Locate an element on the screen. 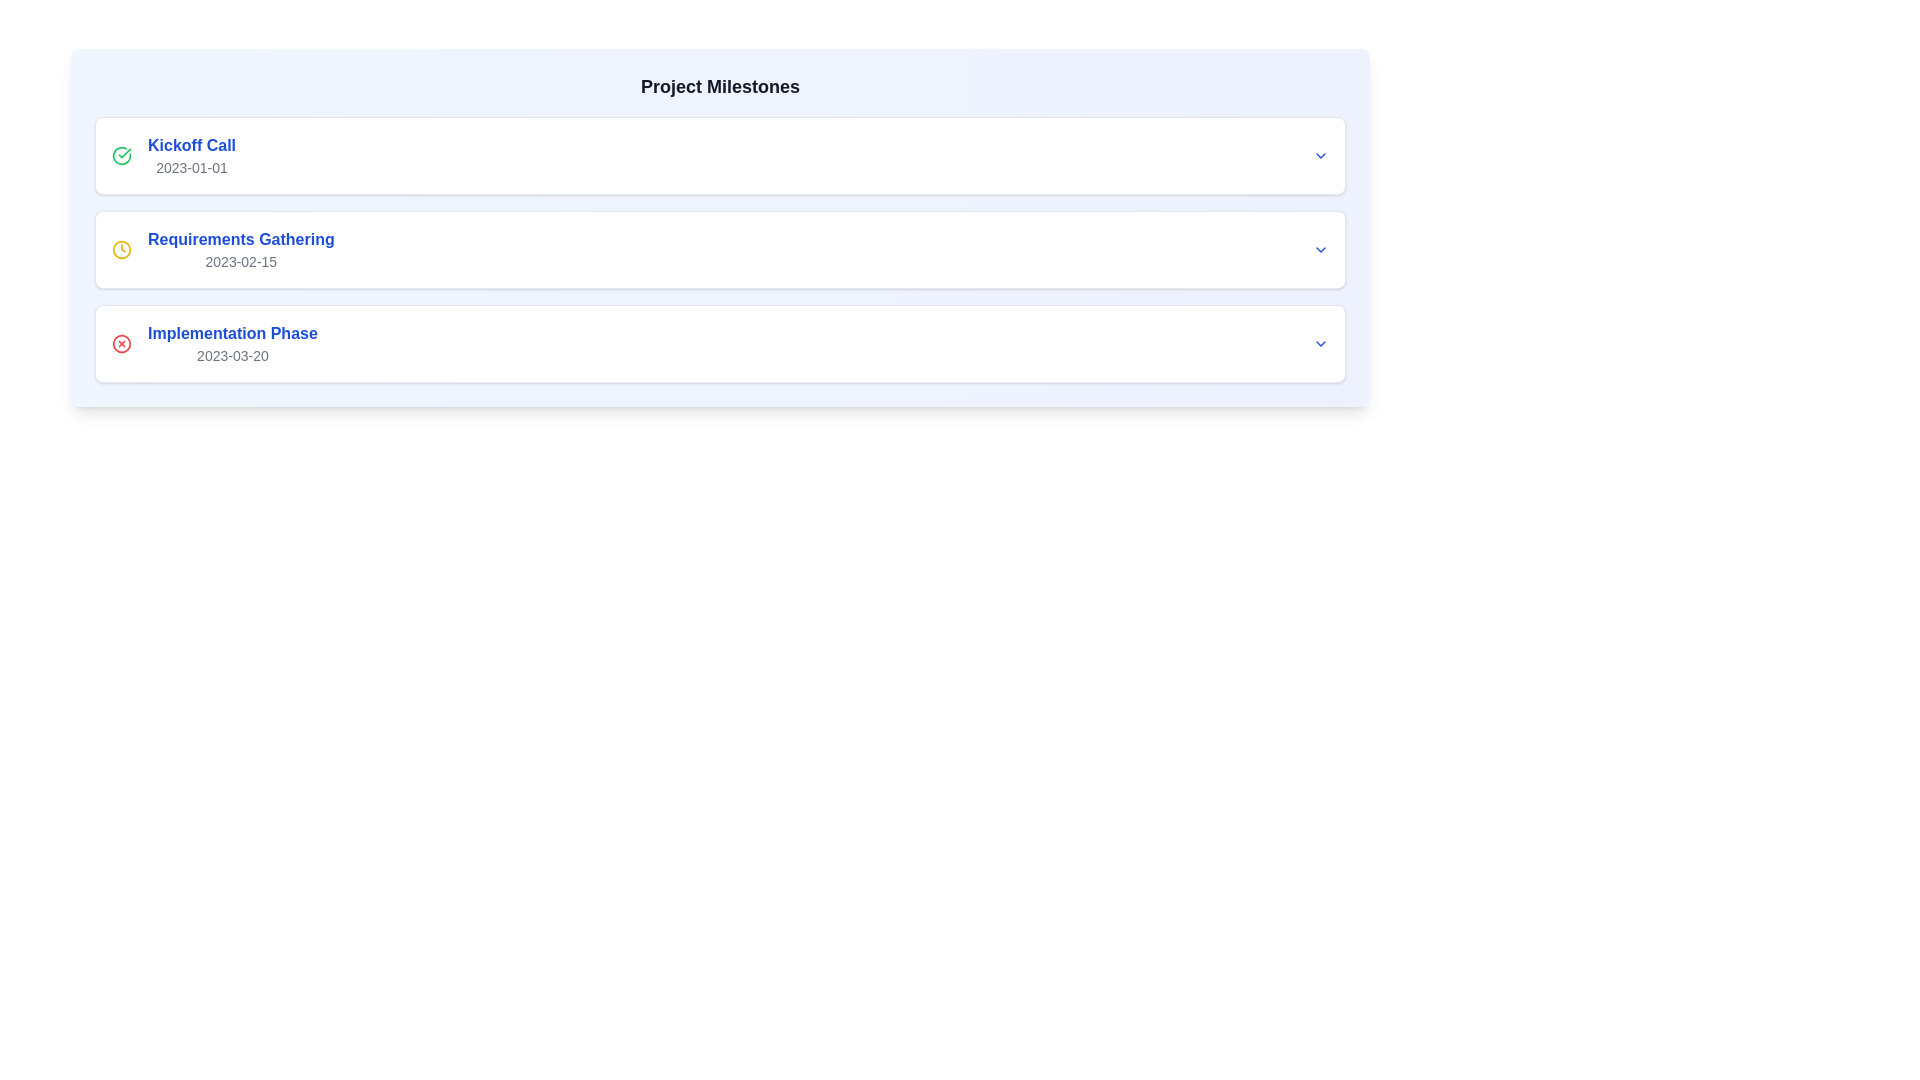 This screenshot has height=1080, width=1920. the time-related indicator icon located to the left of the 'Requirements Gathering' text is located at coordinates (120, 249).